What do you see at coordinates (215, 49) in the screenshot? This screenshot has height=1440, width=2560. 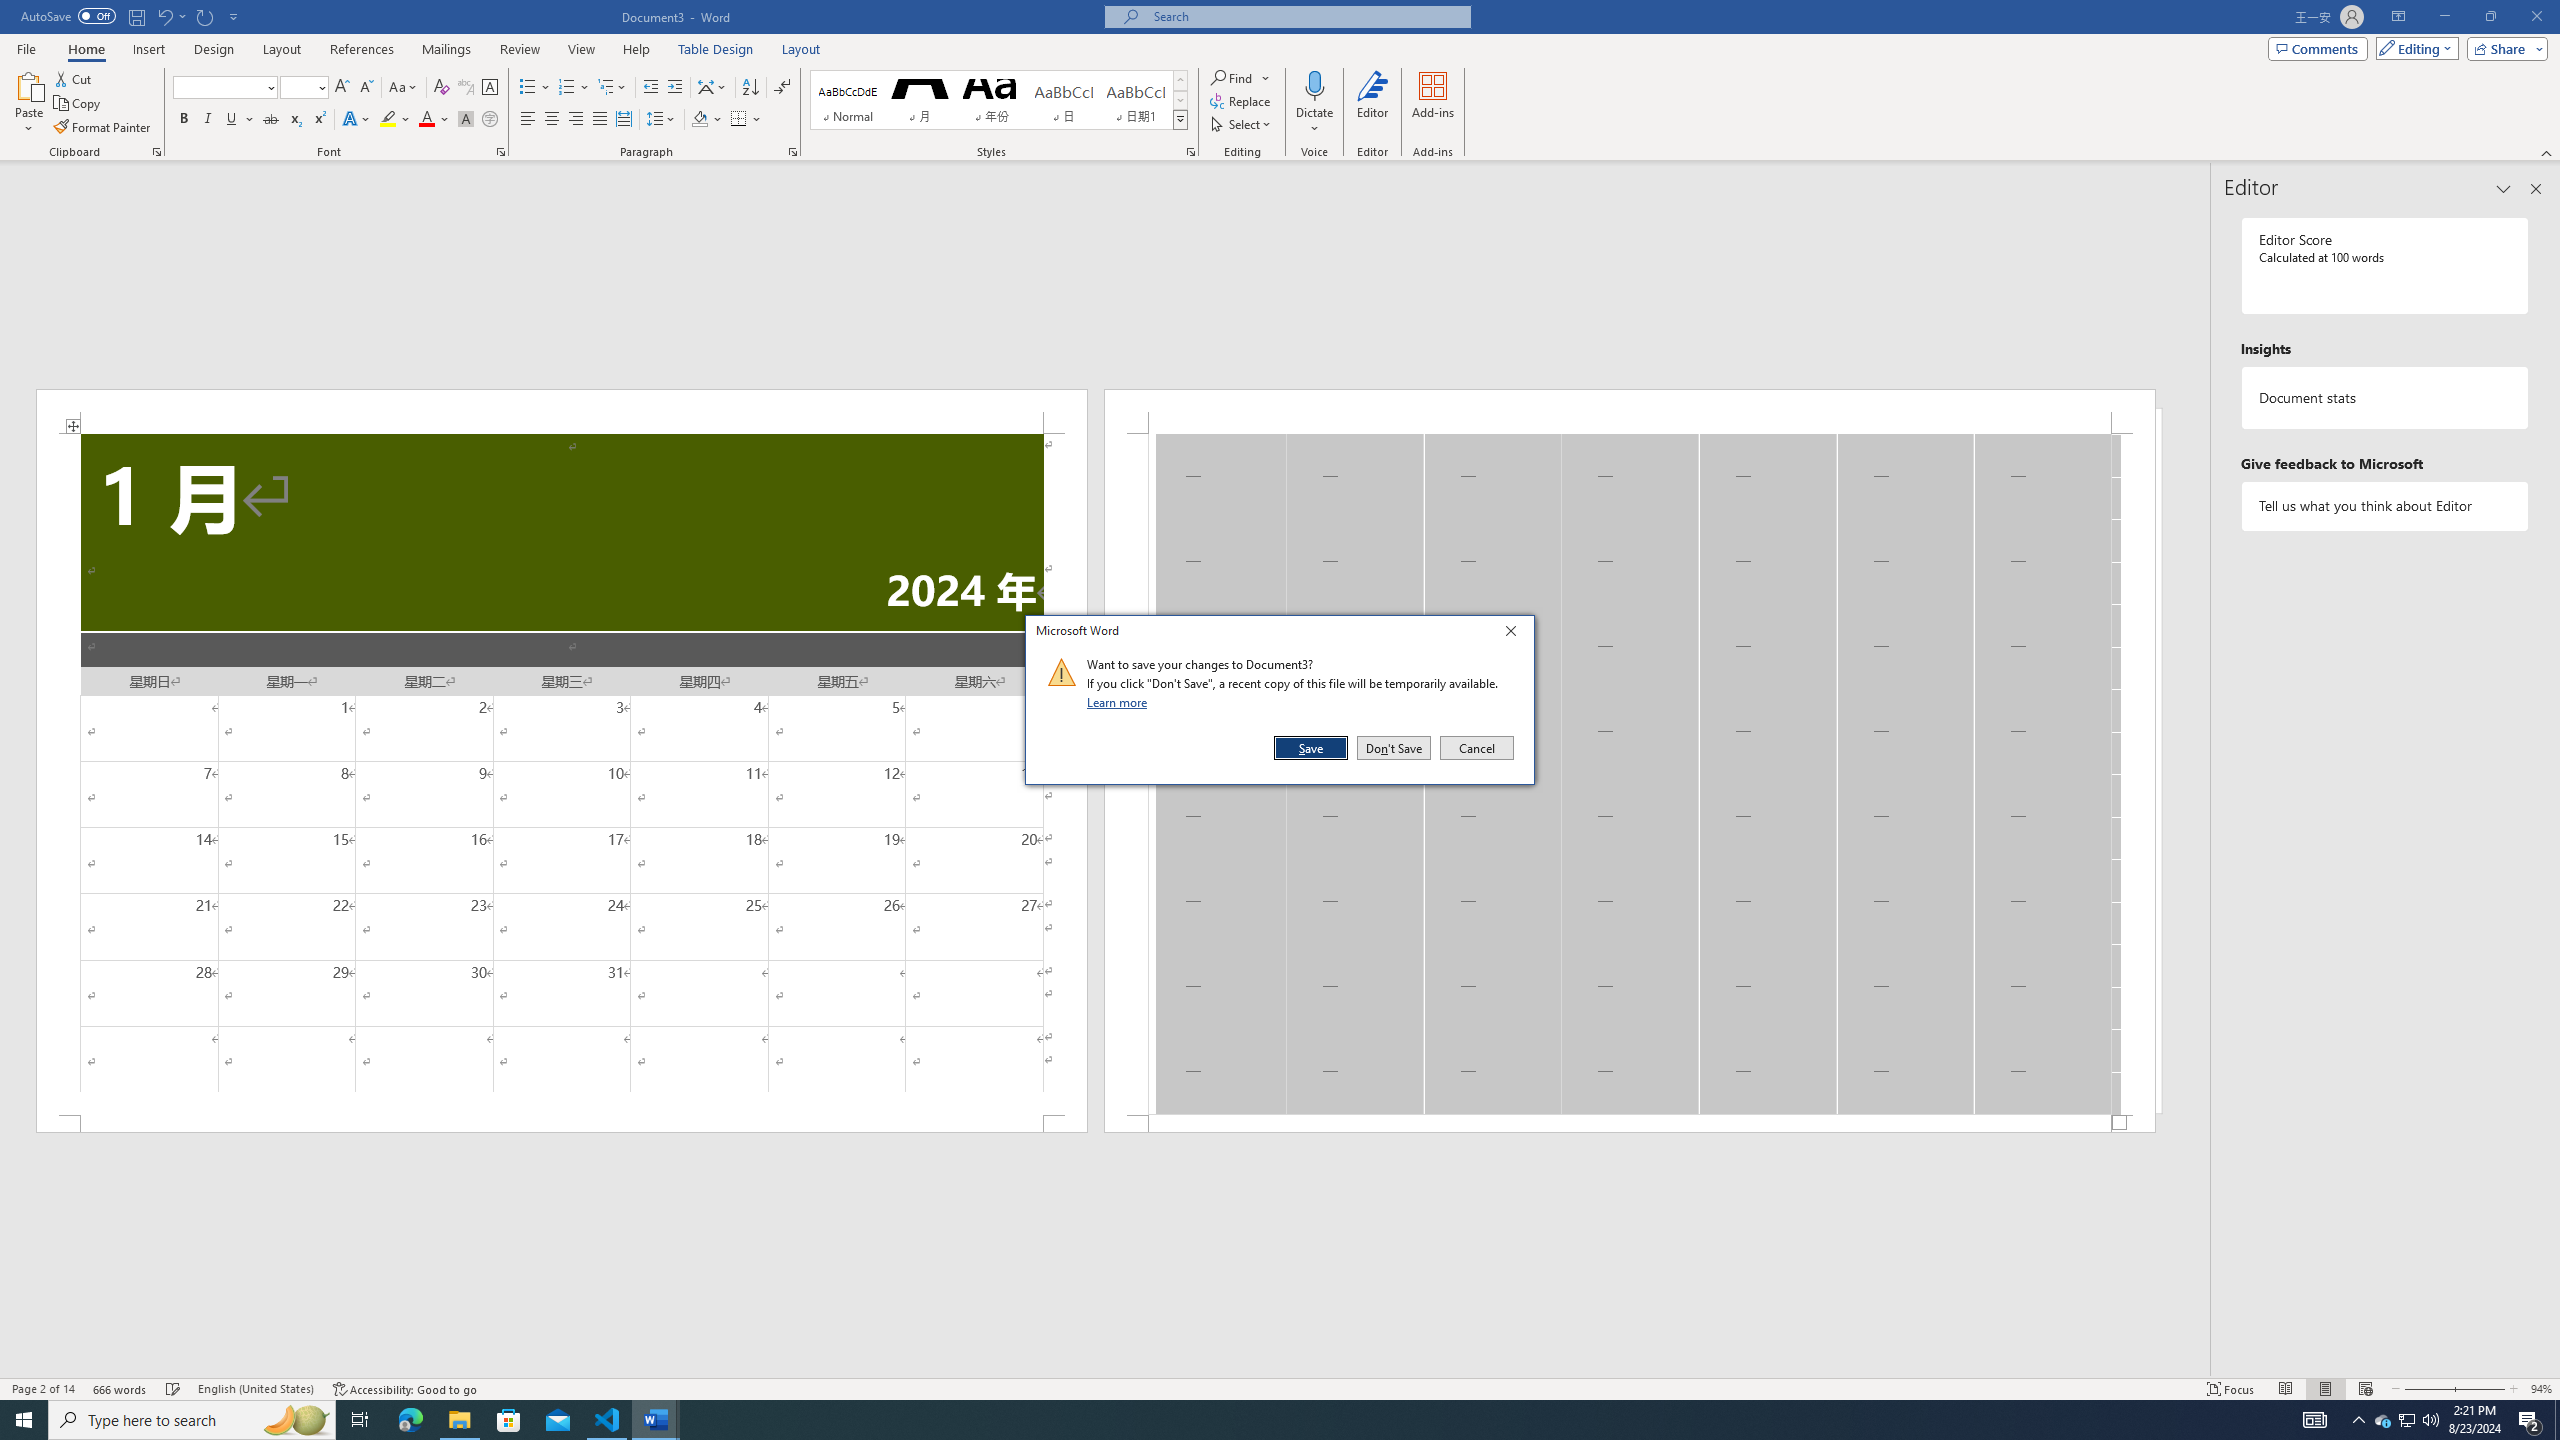 I see `'Design'` at bounding box center [215, 49].